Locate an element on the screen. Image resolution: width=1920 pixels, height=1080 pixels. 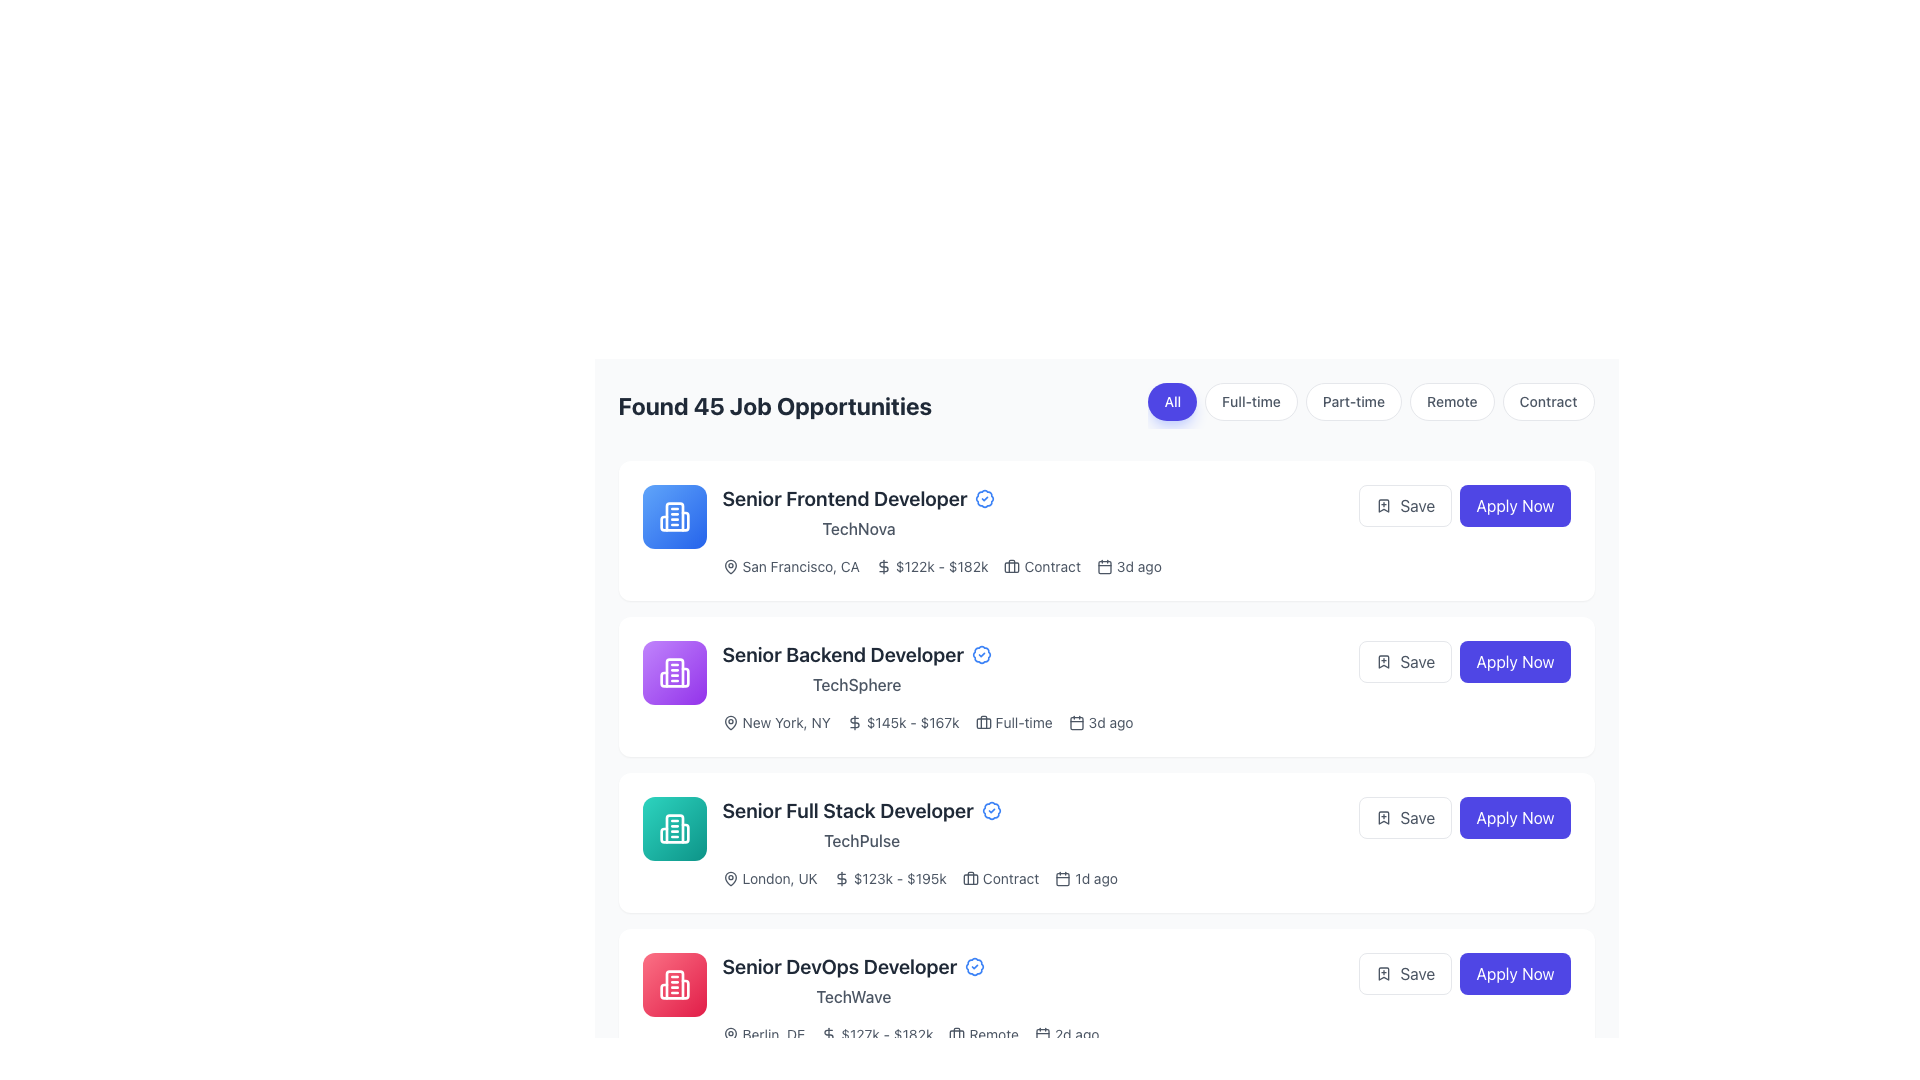
the label displaying 'Berlin, DE' with a pin icon, located in the bottom-left corner of the job entry for 'Senior DevOps Developer' is located at coordinates (762, 1034).